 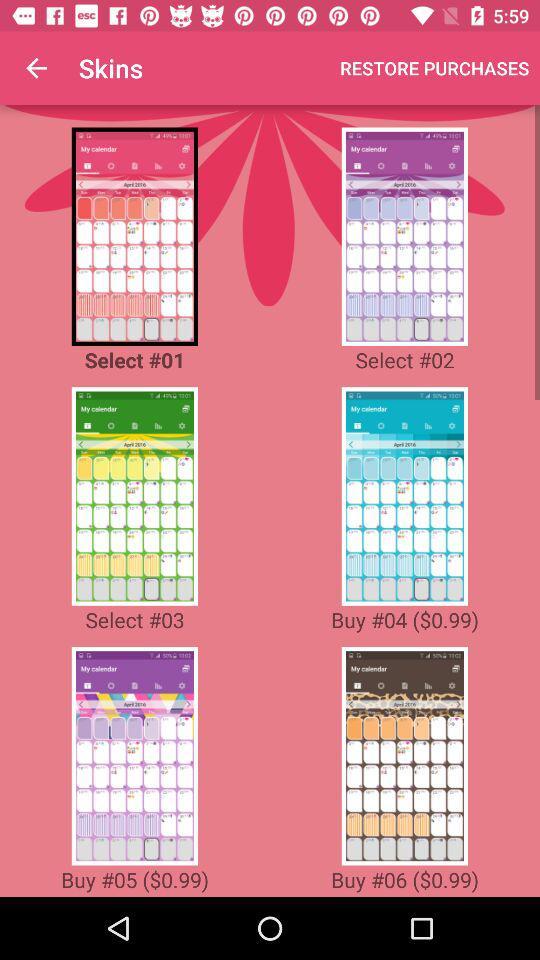 I want to click on choose that item, so click(x=404, y=755).